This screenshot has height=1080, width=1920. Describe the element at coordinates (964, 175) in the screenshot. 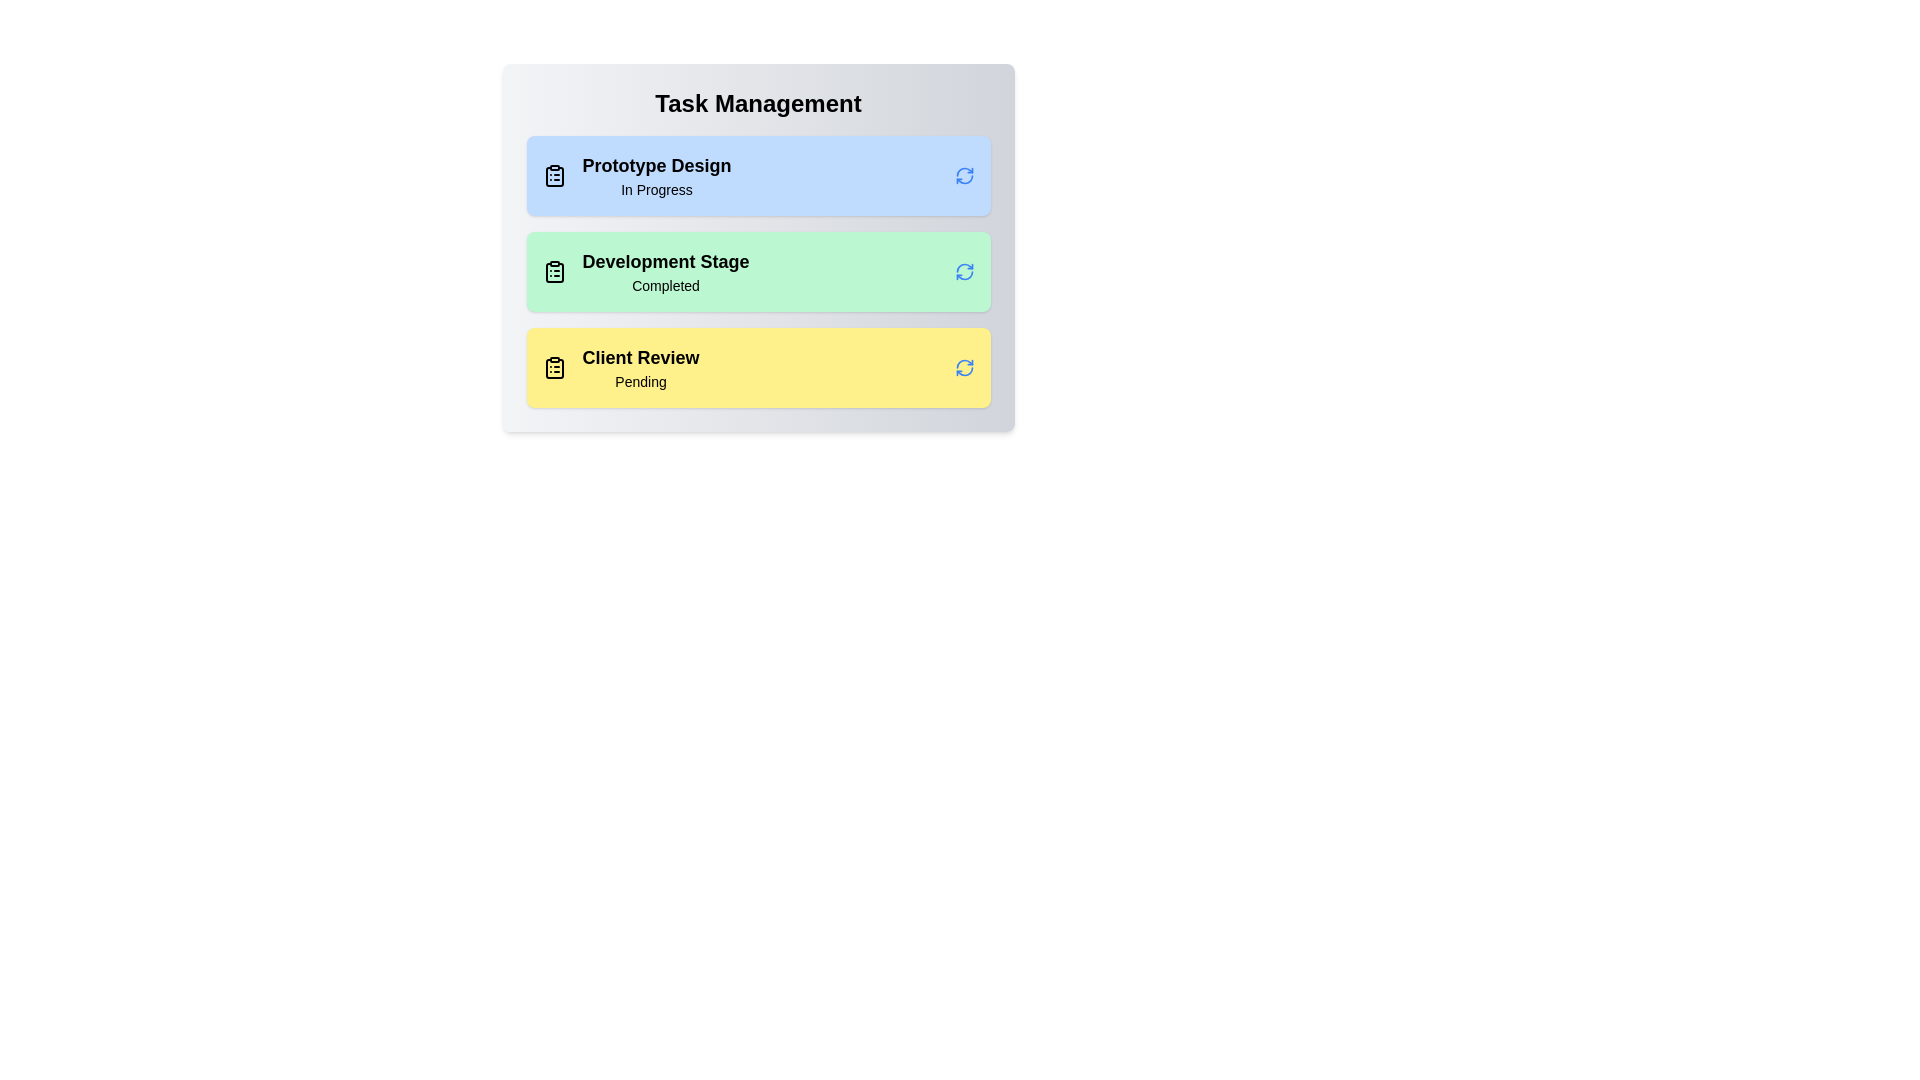

I see `refresh icon for the task with title Prototype Design to toggle its status` at that location.